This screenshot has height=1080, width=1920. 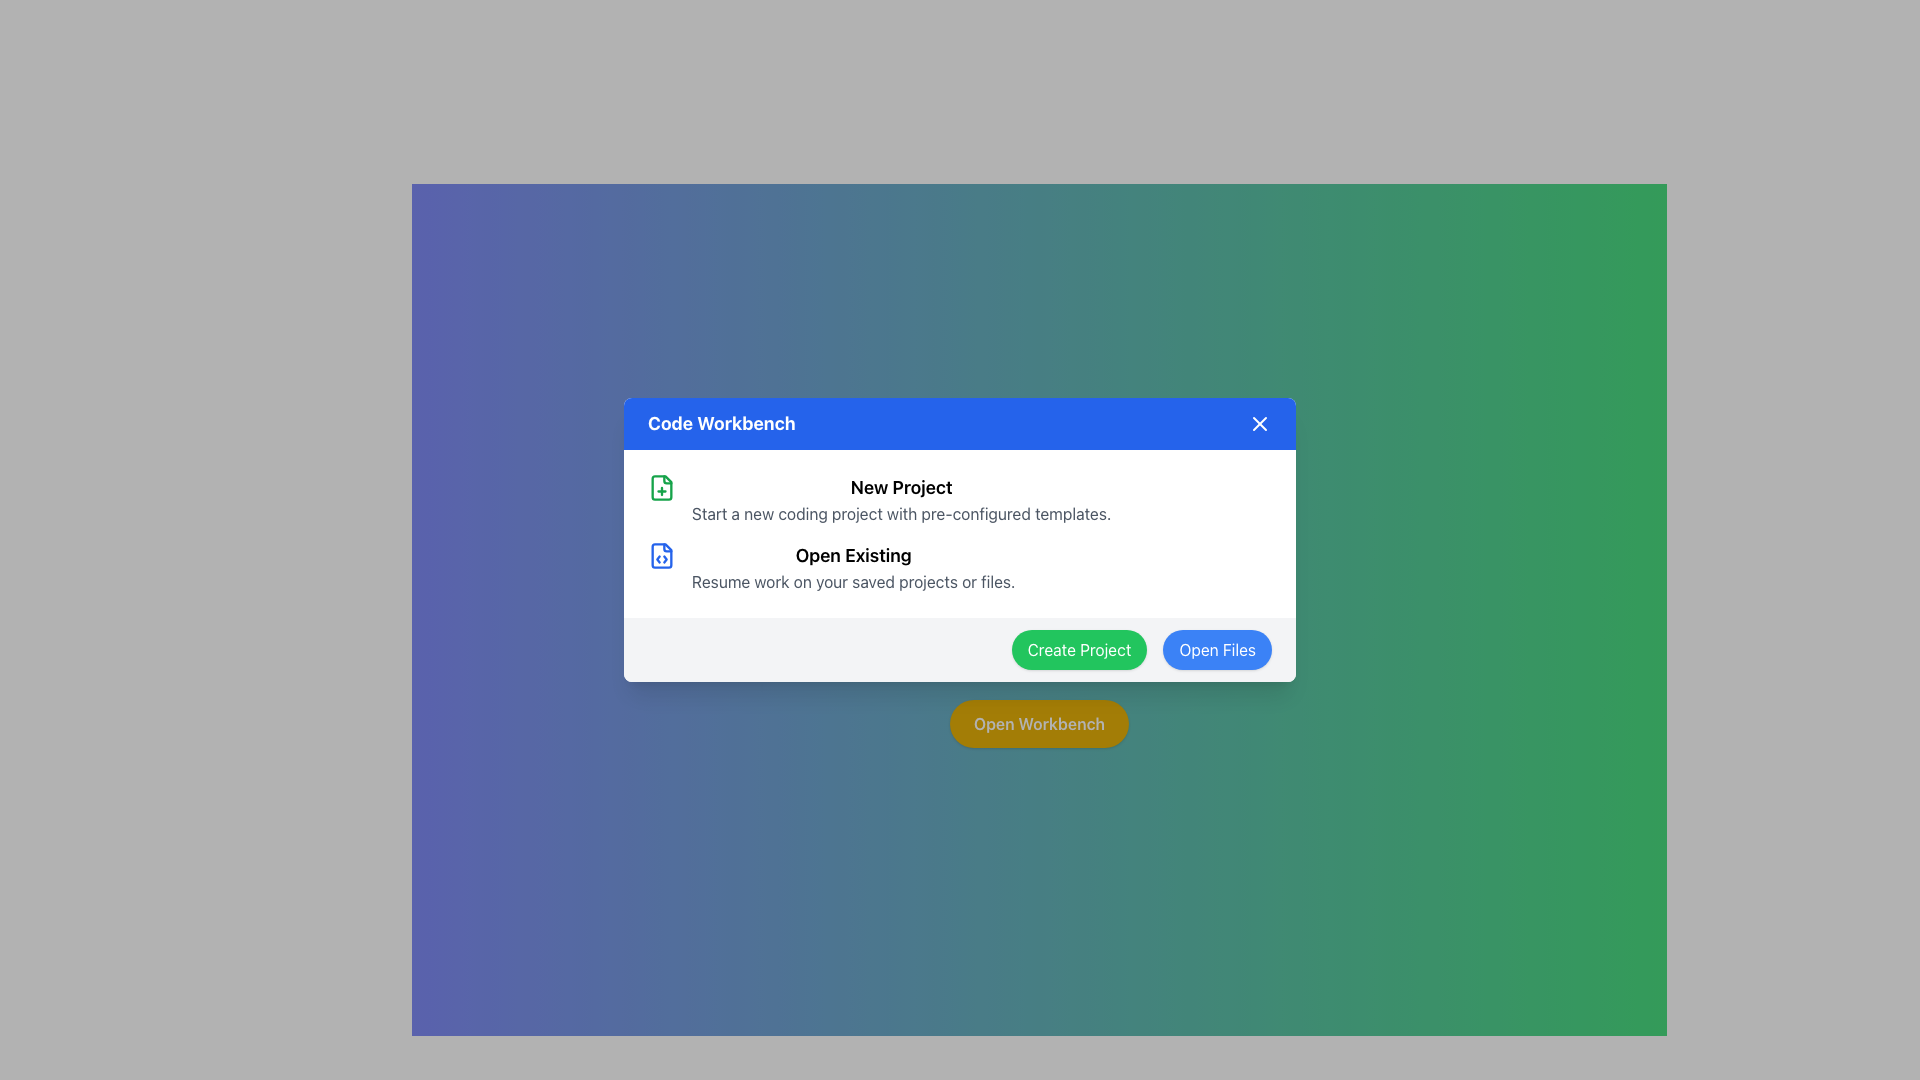 What do you see at coordinates (960, 499) in the screenshot?
I see `the 'New Project' Text with Icon Description Block` at bounding box center [960, 499].